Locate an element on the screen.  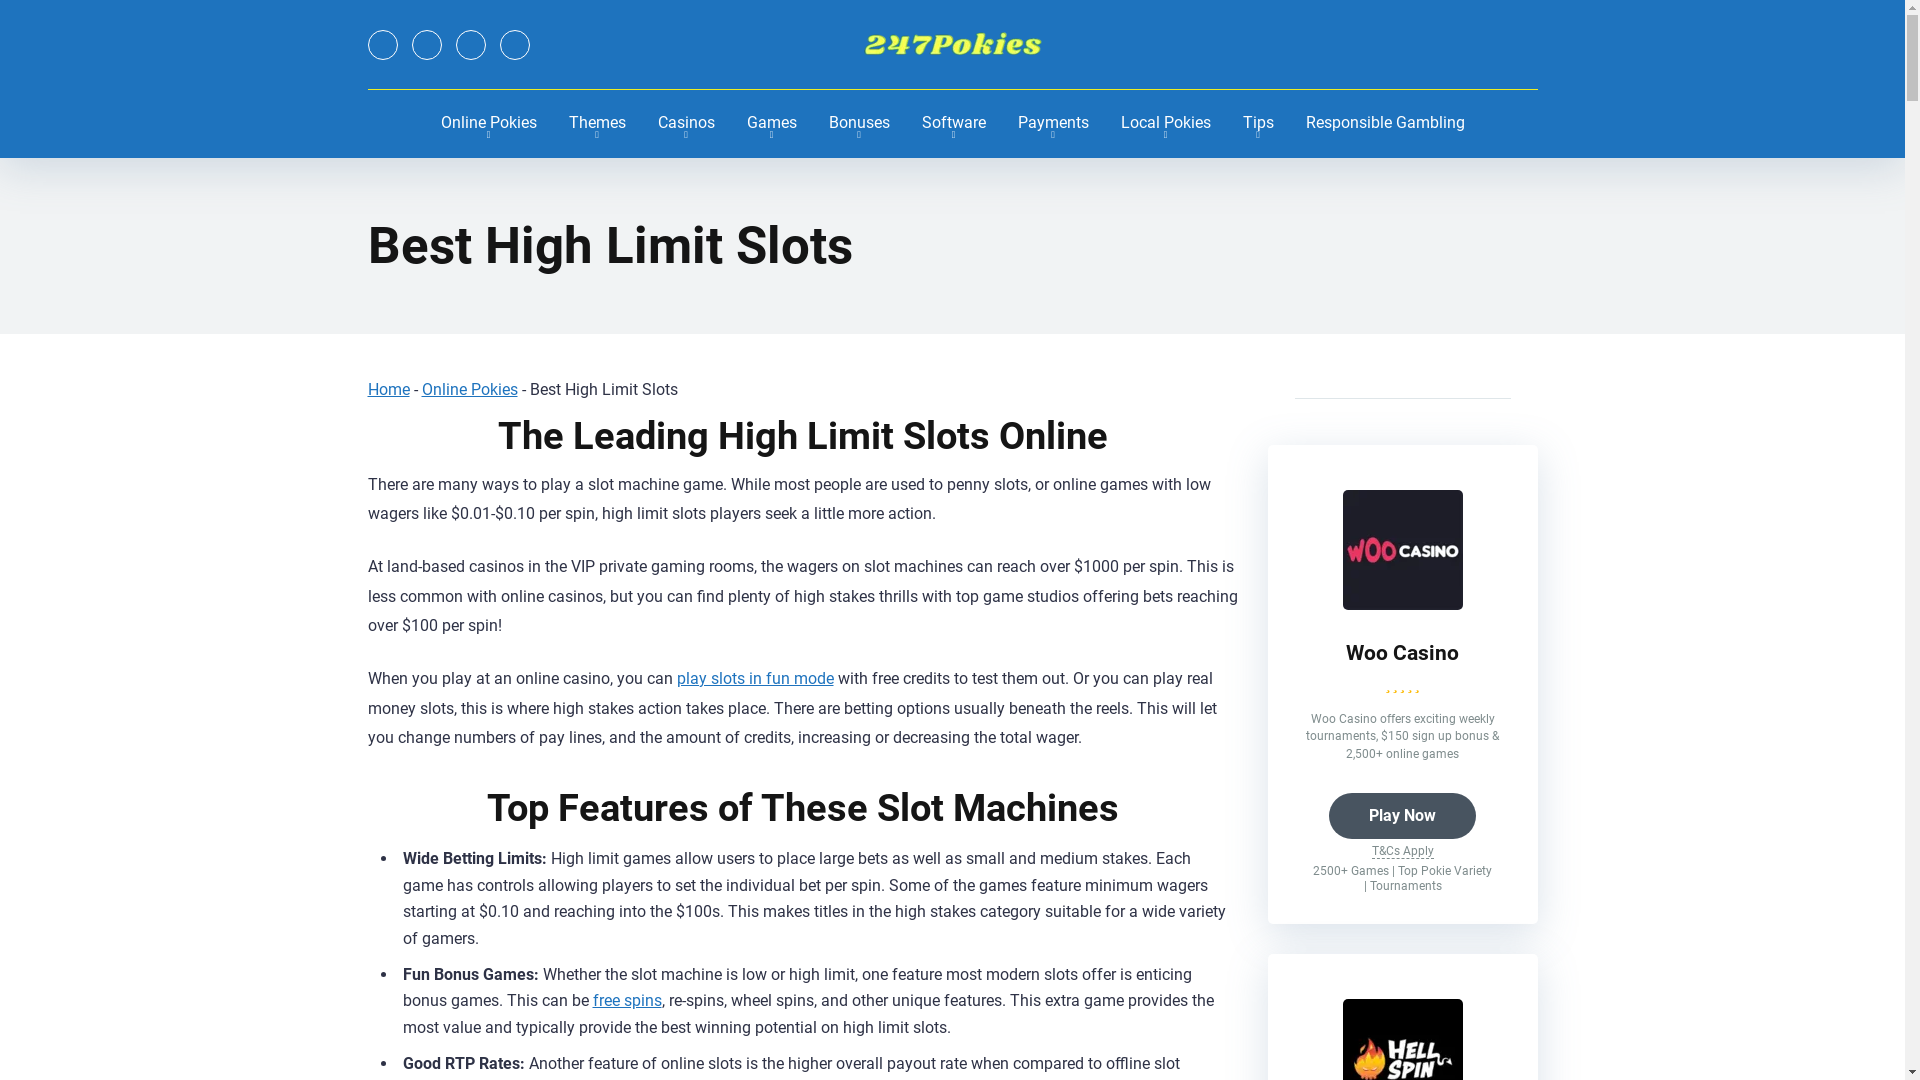
'Local Pokies' is located at coordinates (1103, 123).